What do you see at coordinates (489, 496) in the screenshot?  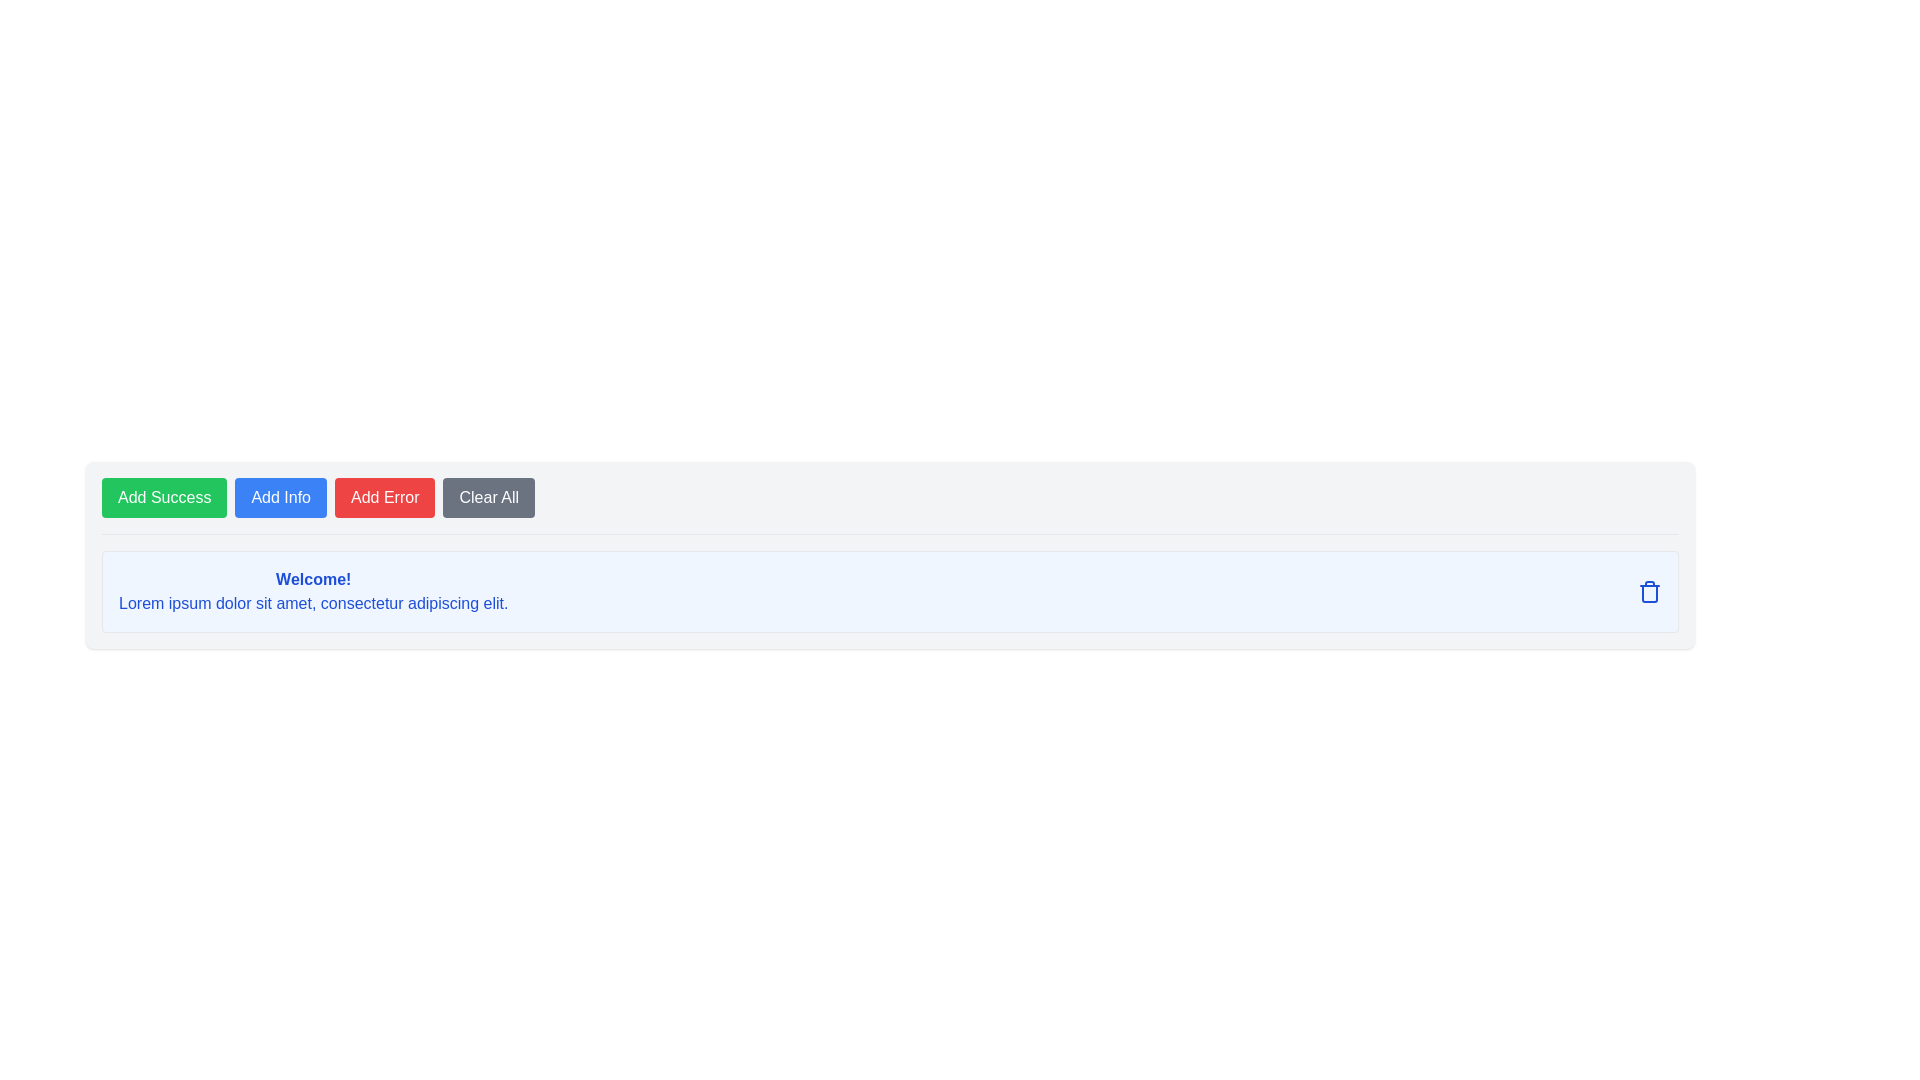 I see `the clear notifications button located at the far right of the row of four buttons` at bounding box center [489, 496].